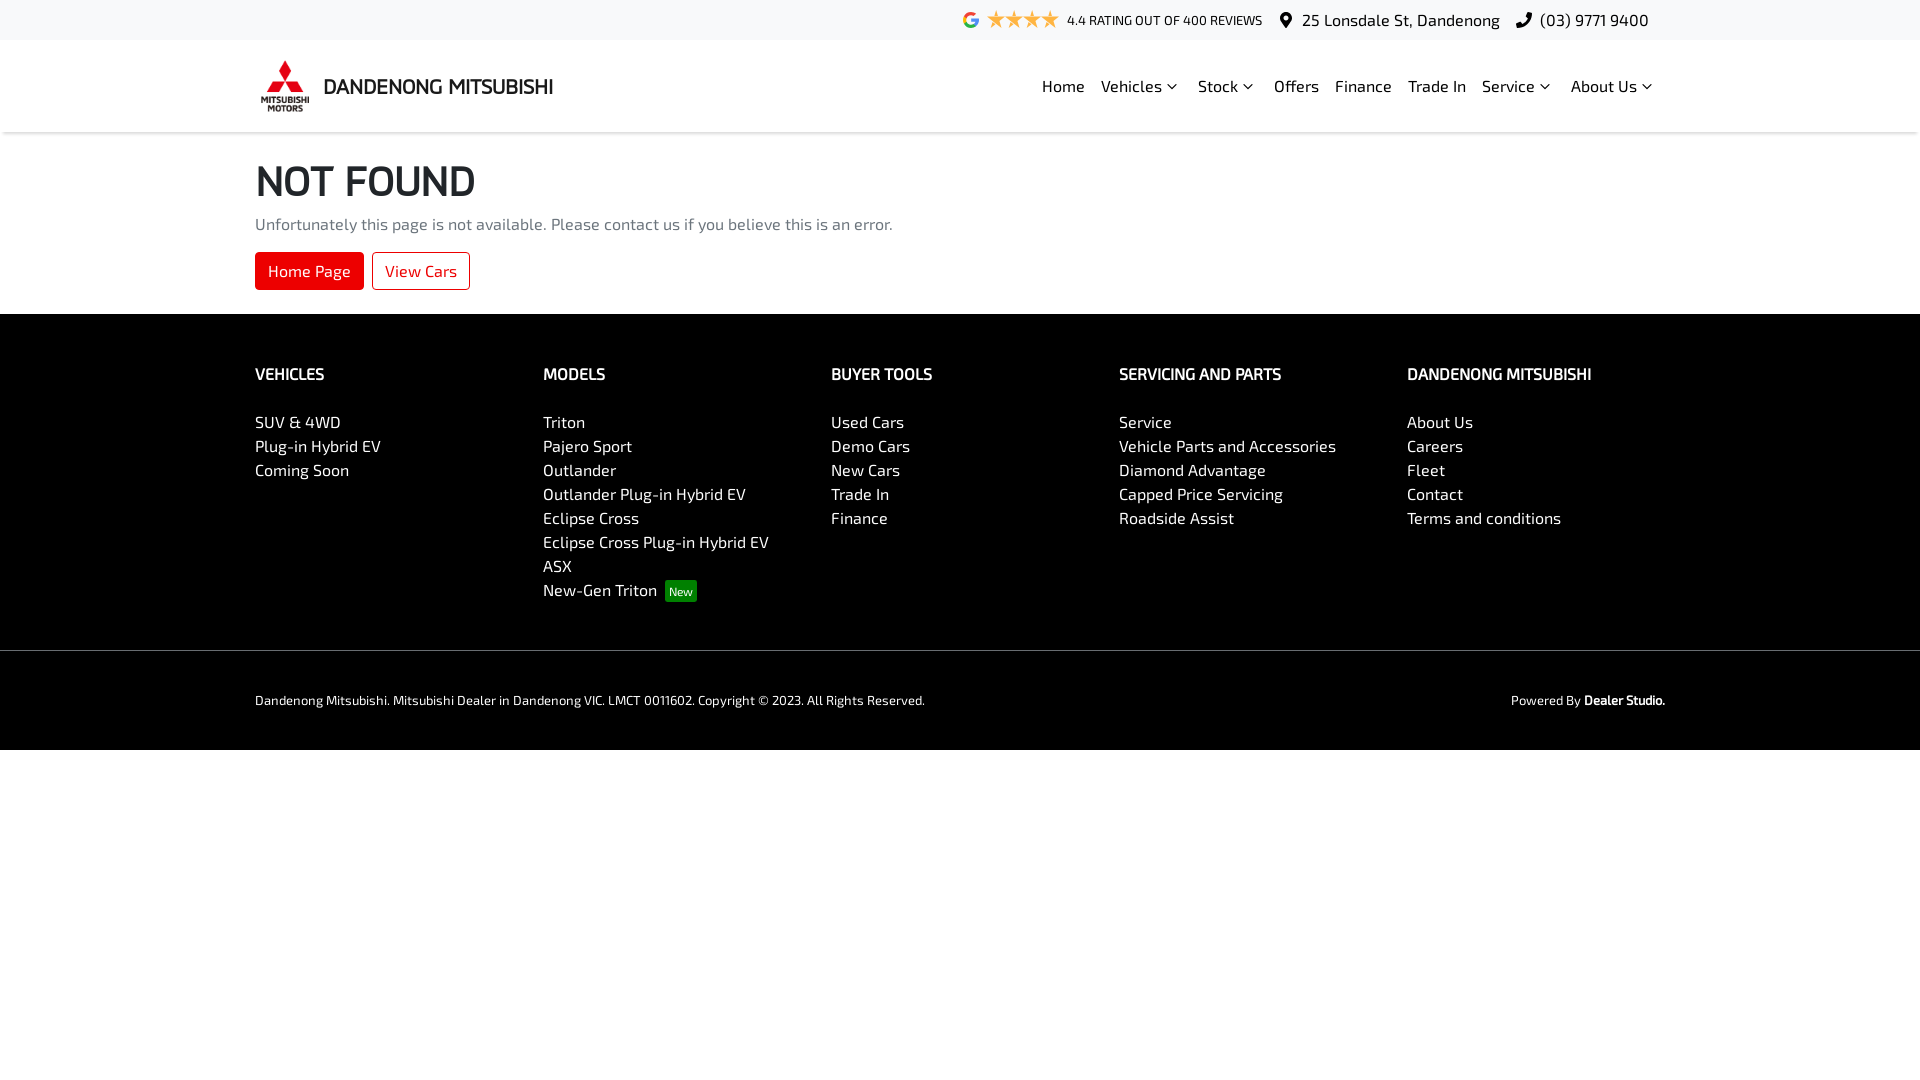  Describe the element at coordinates (1593, 19) in the screenshot. I see `'(03) 9771 9400'` at that location.